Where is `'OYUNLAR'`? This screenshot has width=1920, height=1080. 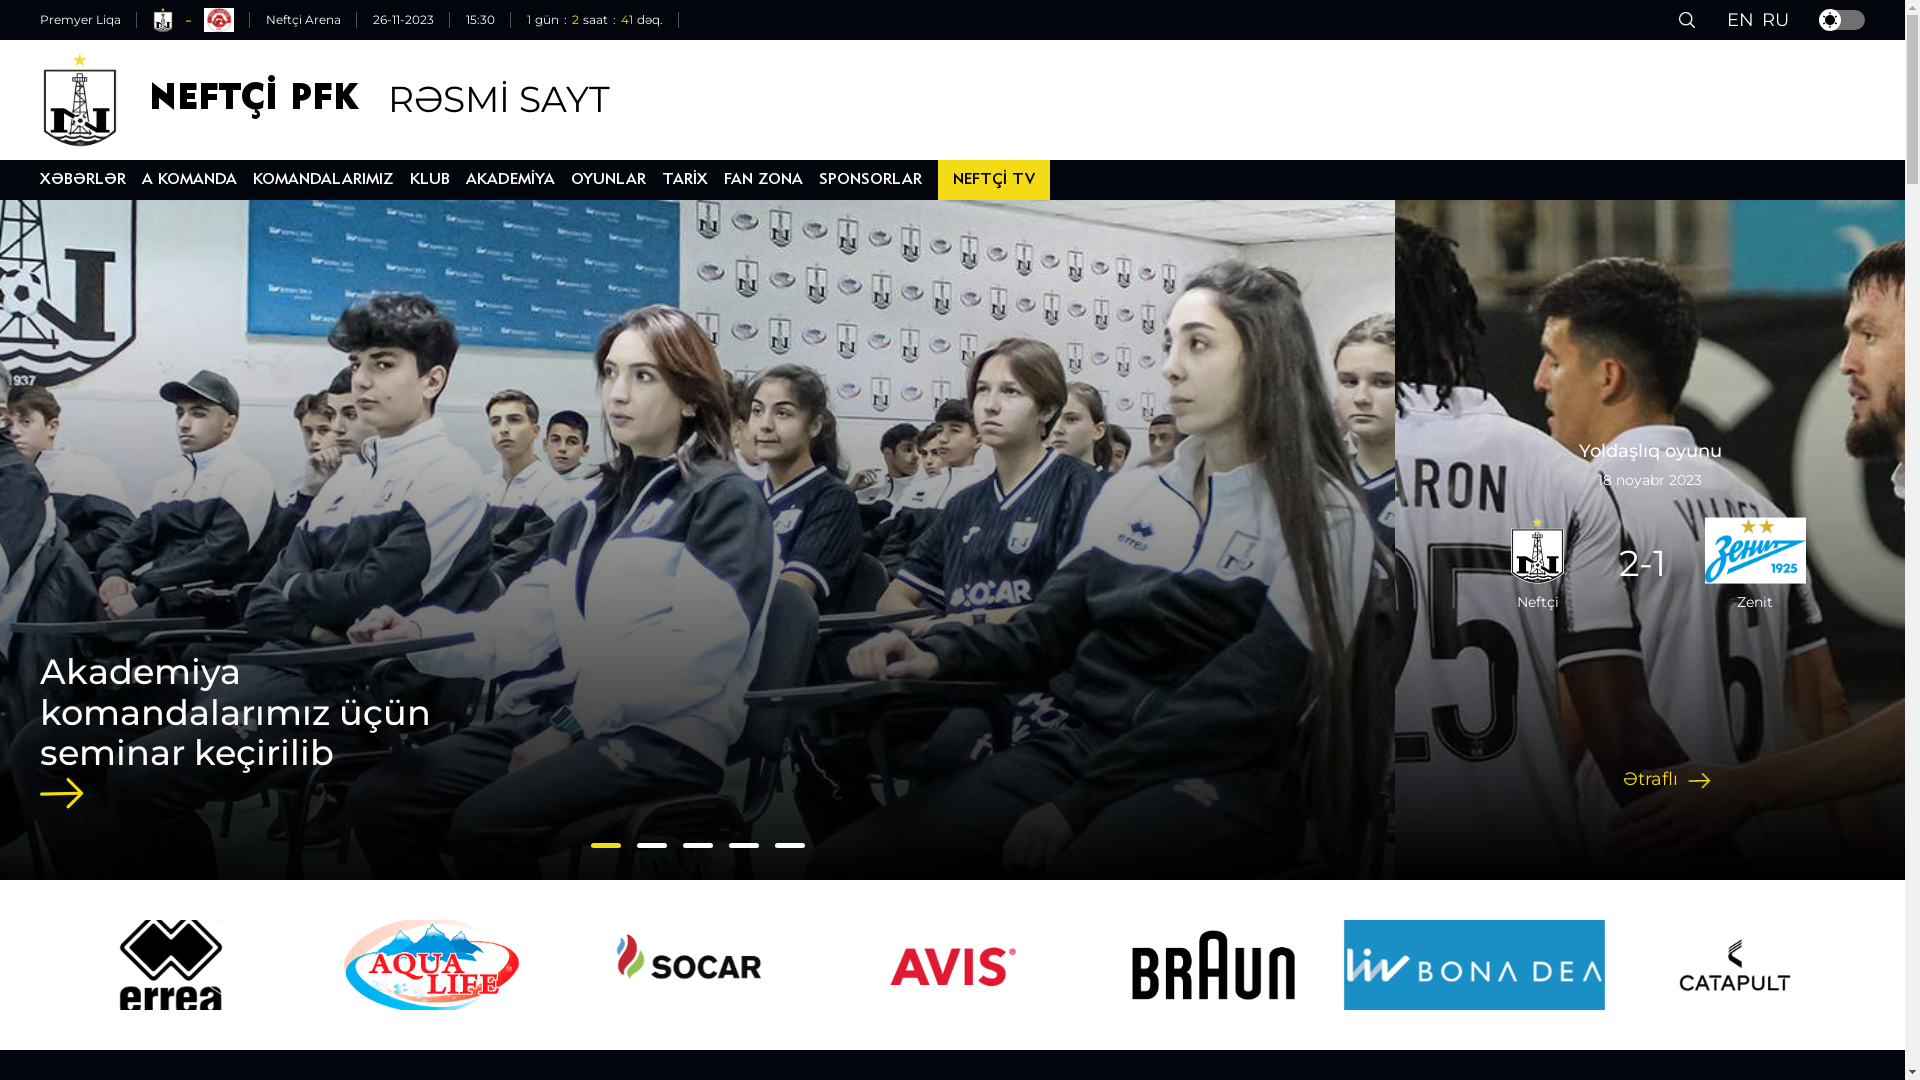 'OYUNLAR' is located at coordinates (607, 180).